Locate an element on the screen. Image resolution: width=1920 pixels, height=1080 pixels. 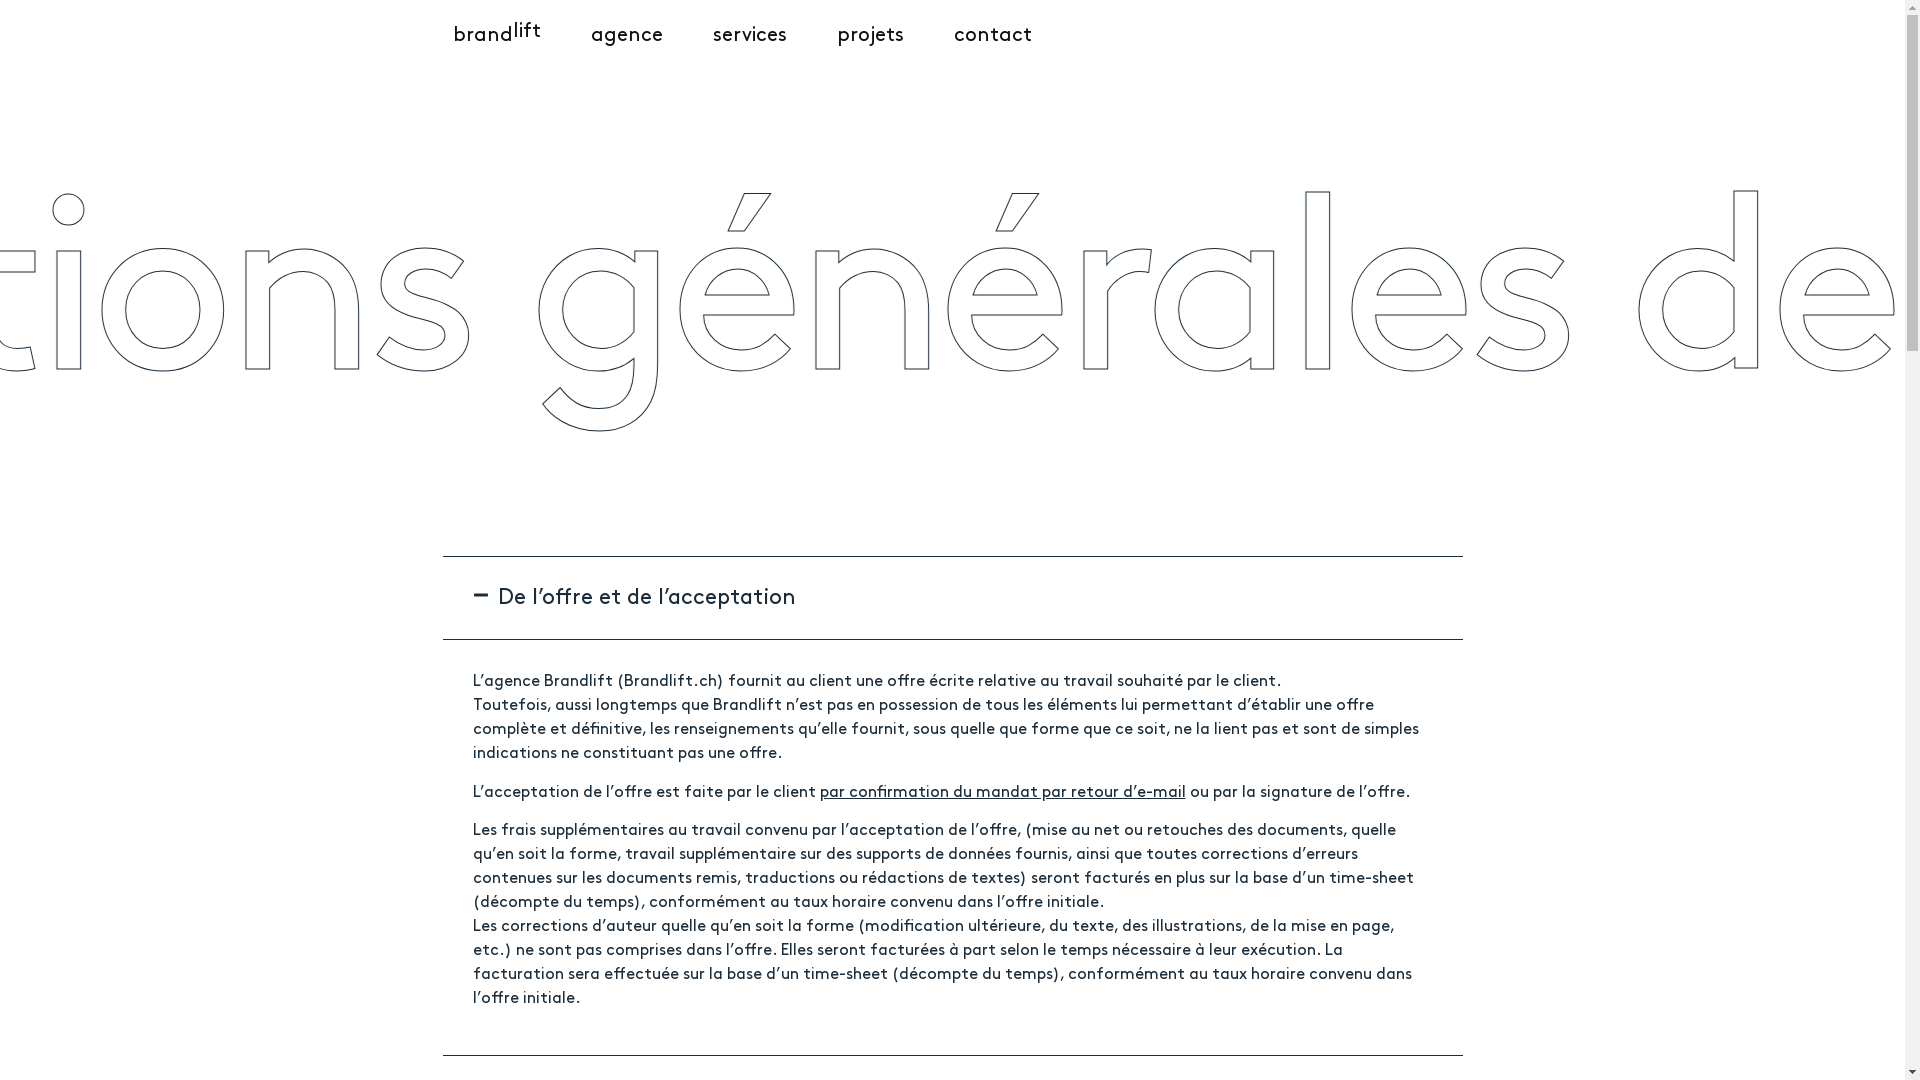
'agence' is located at coordinates (624, 35).